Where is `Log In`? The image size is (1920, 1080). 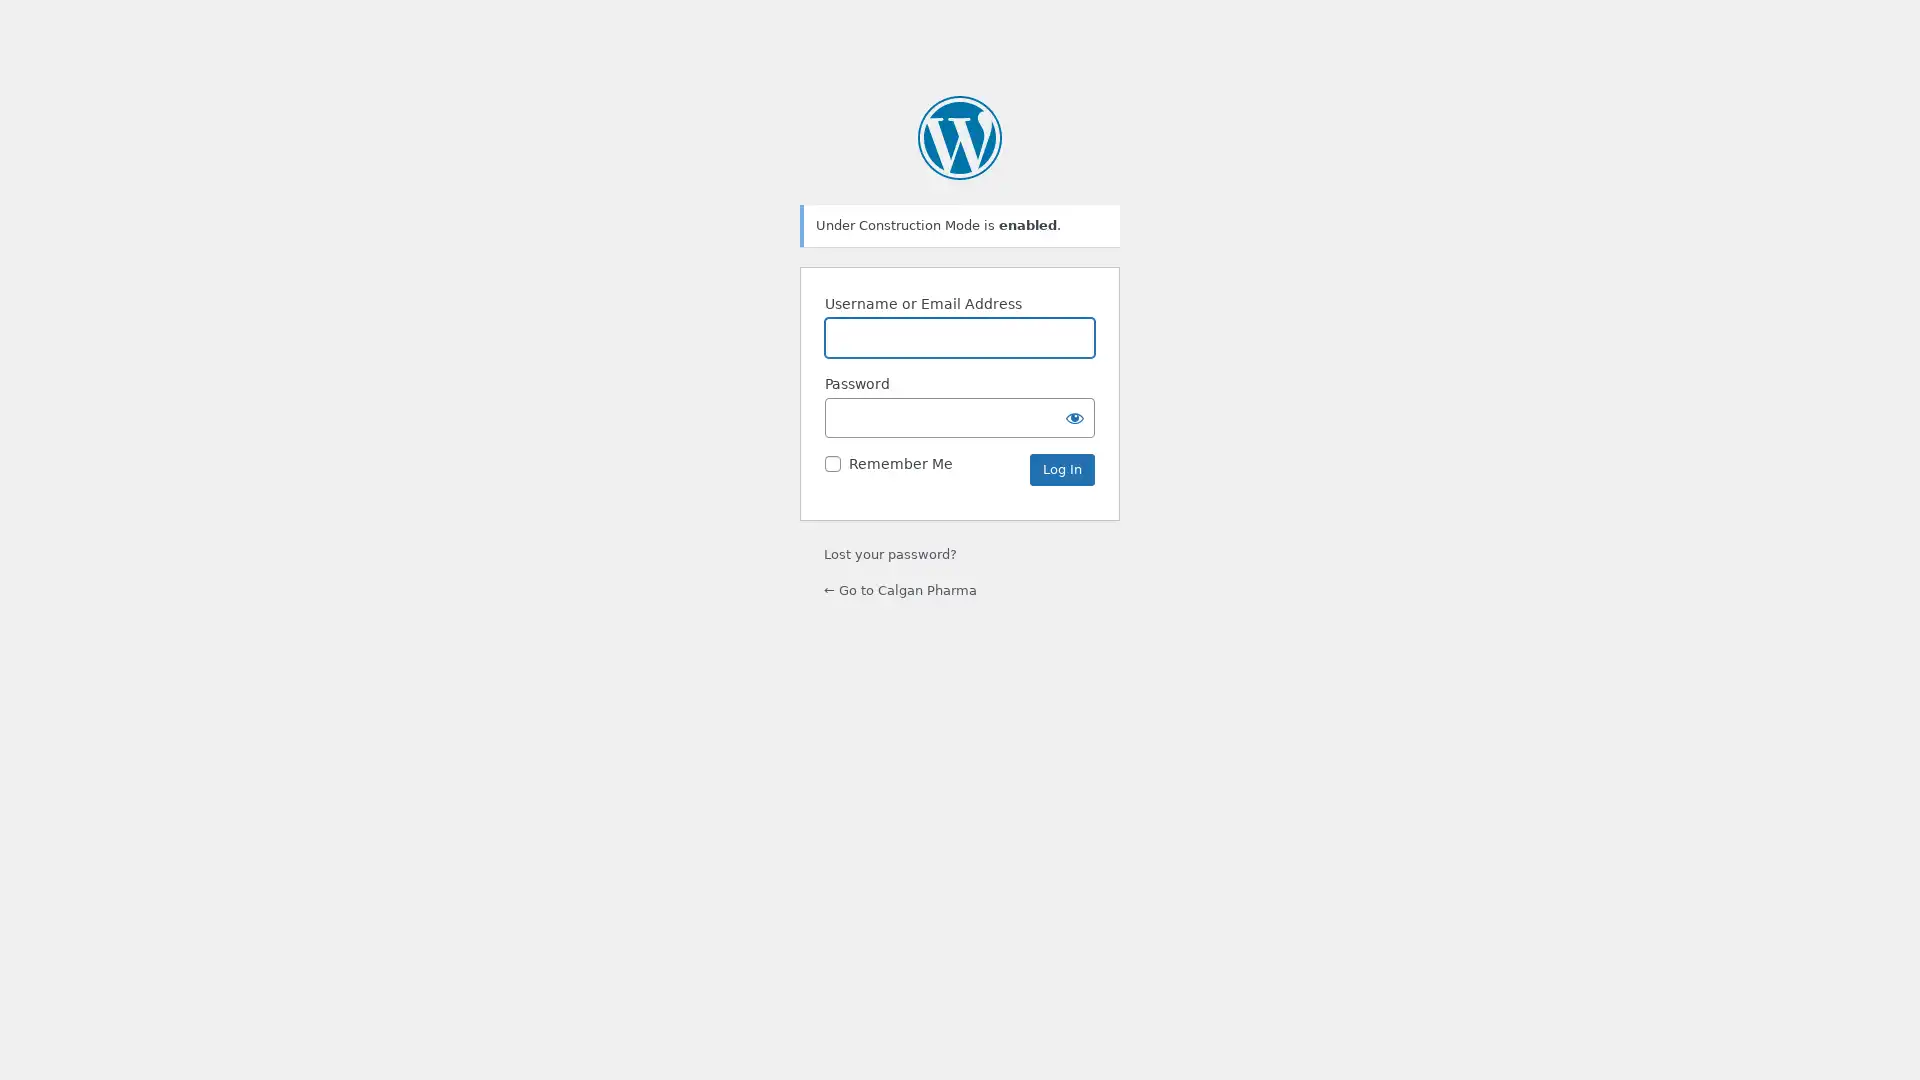
Log In is located at coordinates (1061, 470).